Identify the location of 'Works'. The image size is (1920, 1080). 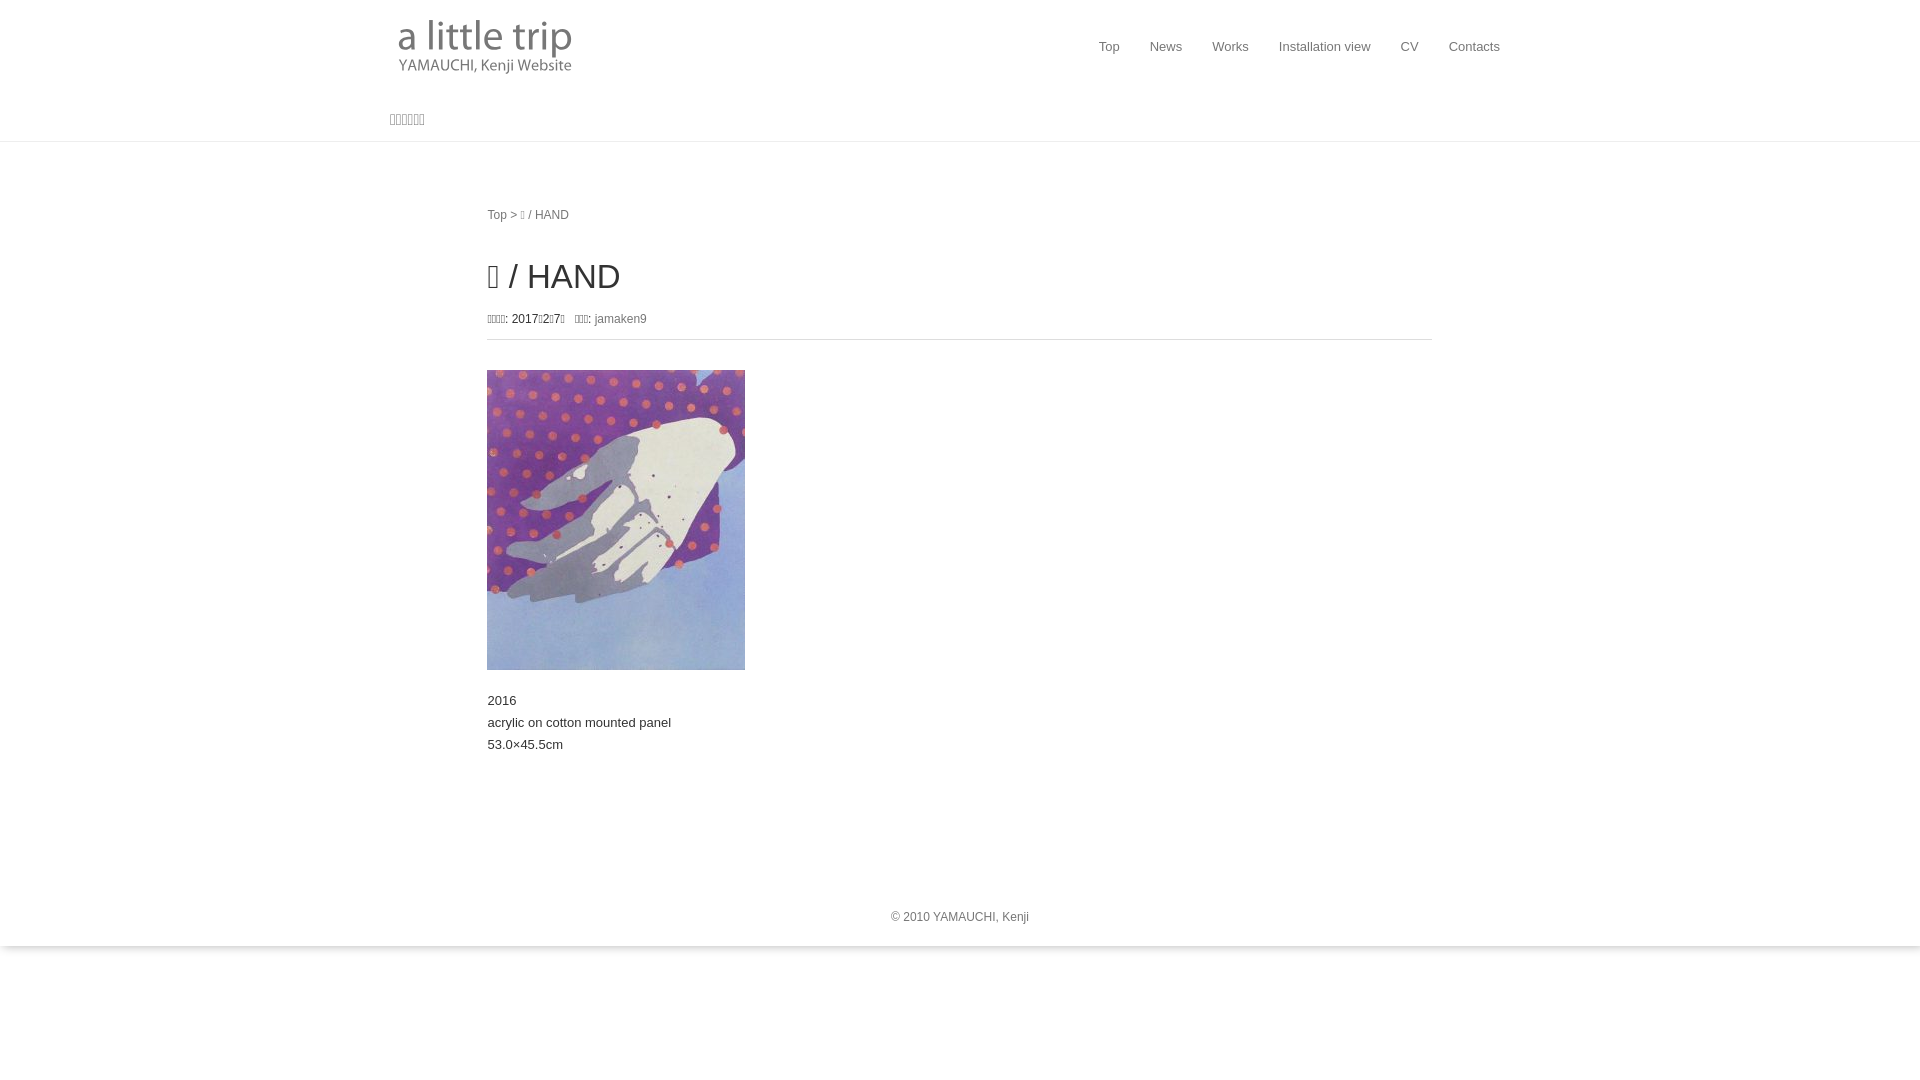
(1229, 45).